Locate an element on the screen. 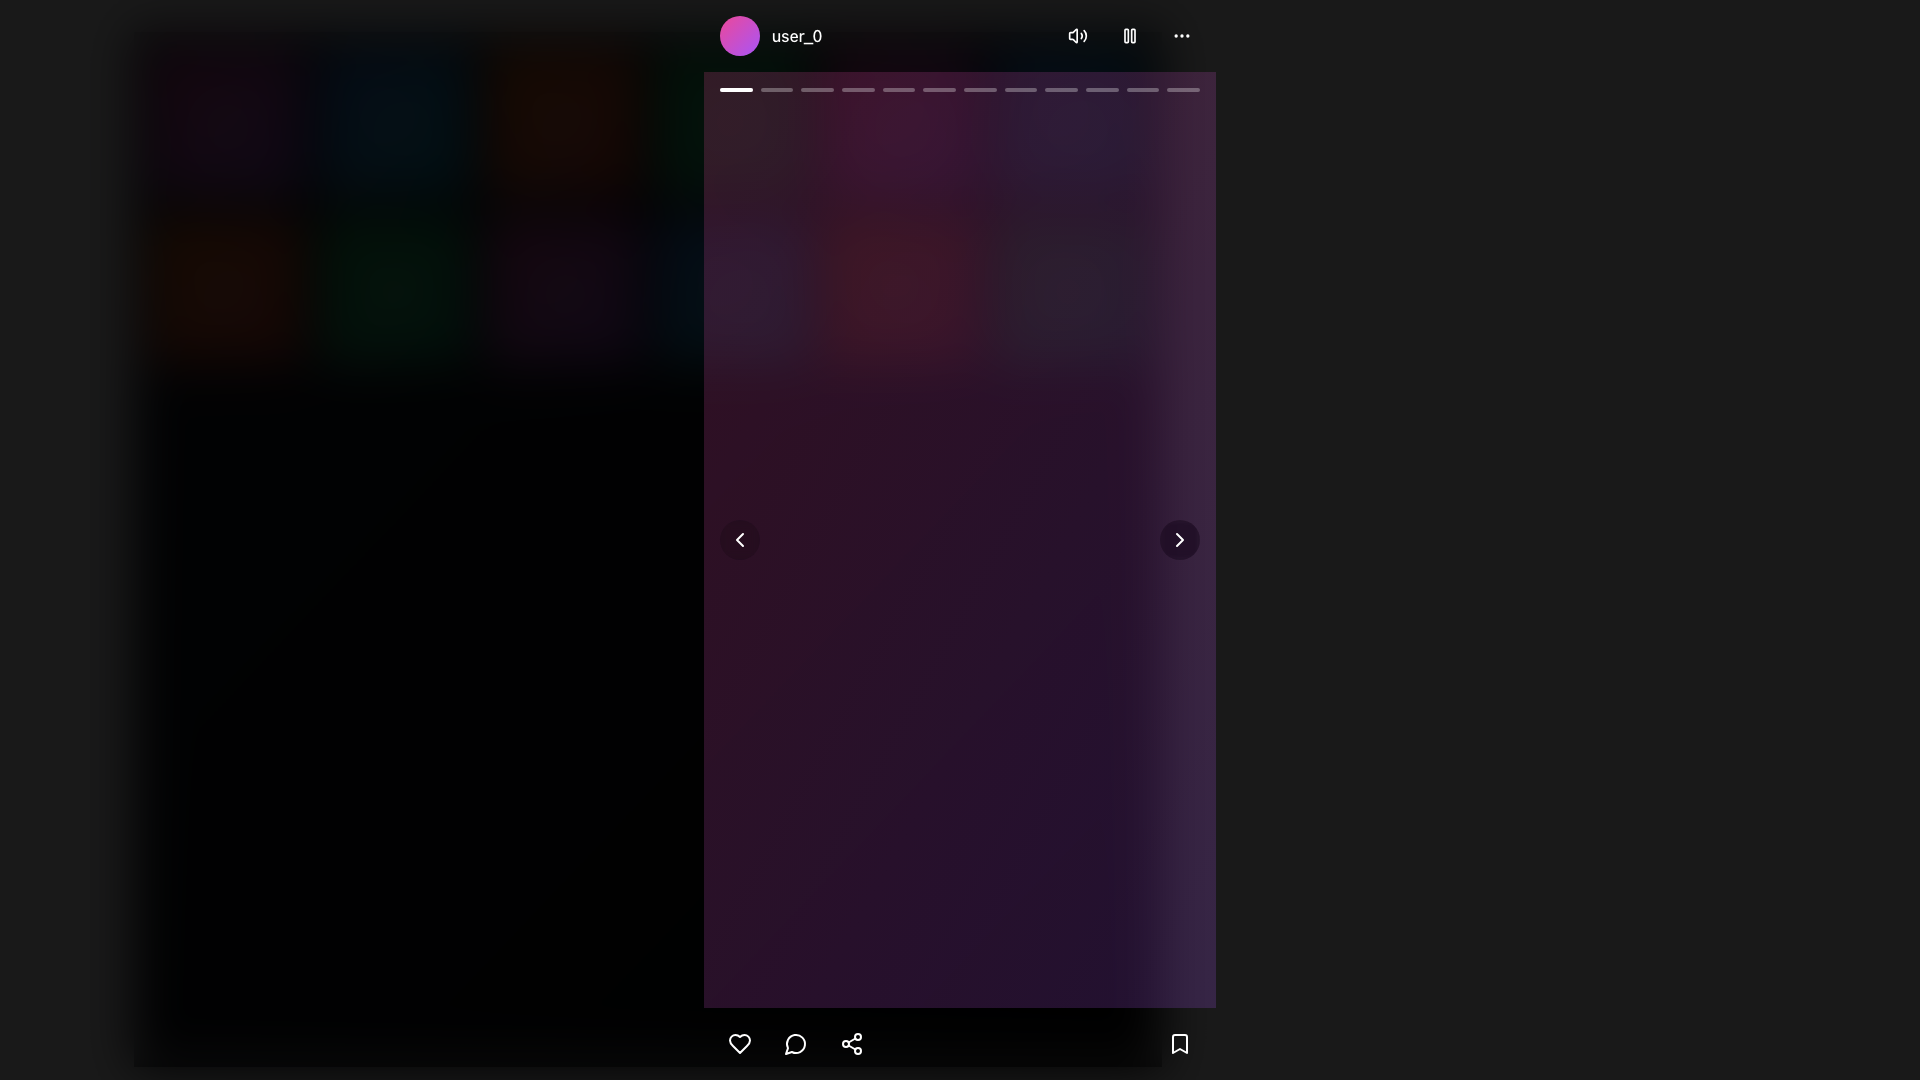 This screenshot has width=1920, height=1080. the speaker icon with sound waves in the top-right area of the interface is located at coordinates (1077, 35).